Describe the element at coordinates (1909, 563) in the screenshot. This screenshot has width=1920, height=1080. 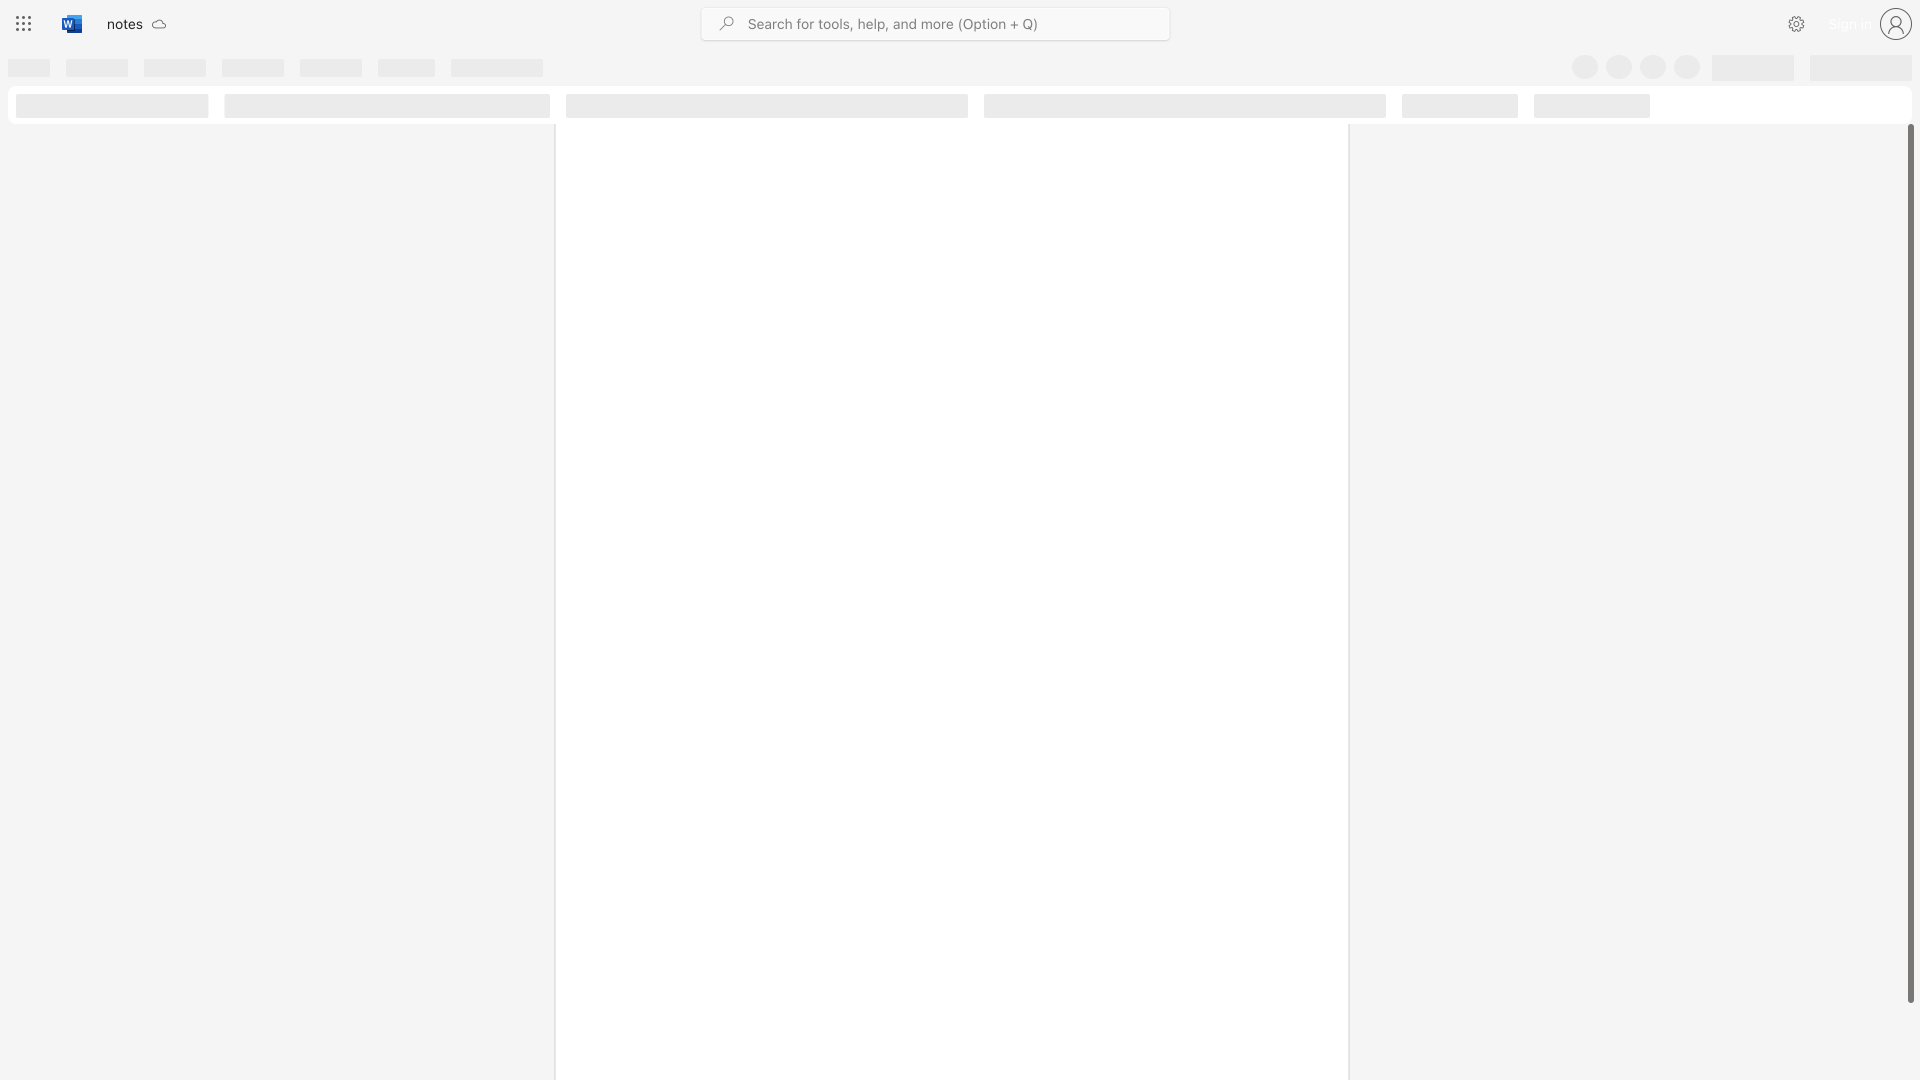
I see `the scrollbar and move up 40 pixels` at that location.